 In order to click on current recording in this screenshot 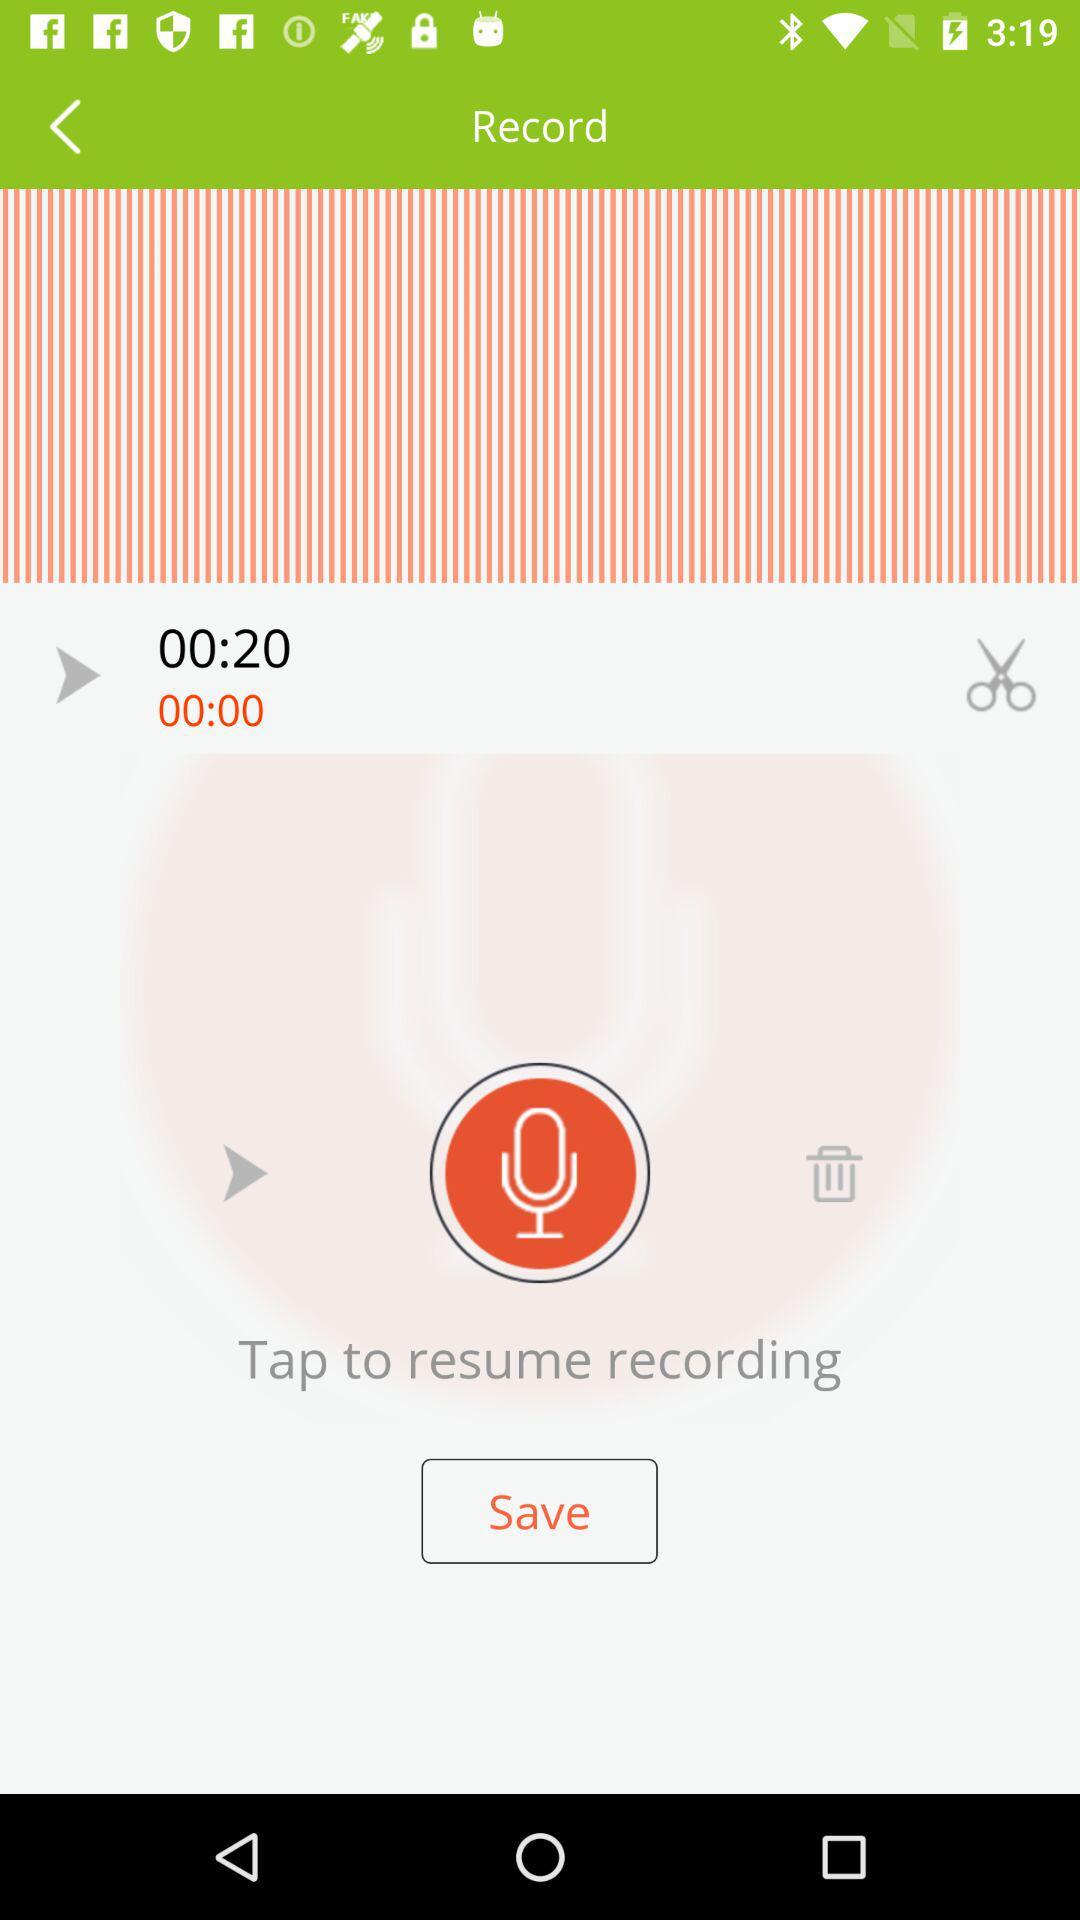, I will do `click(245, 1172)`.